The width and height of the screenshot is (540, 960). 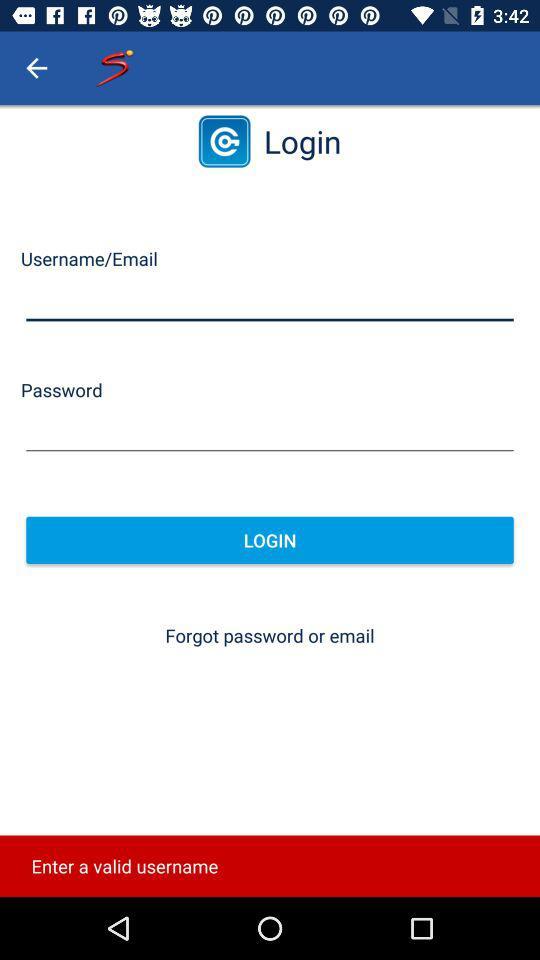 I want to click on item above the enter a valid icon, so click(x=270, y=634).